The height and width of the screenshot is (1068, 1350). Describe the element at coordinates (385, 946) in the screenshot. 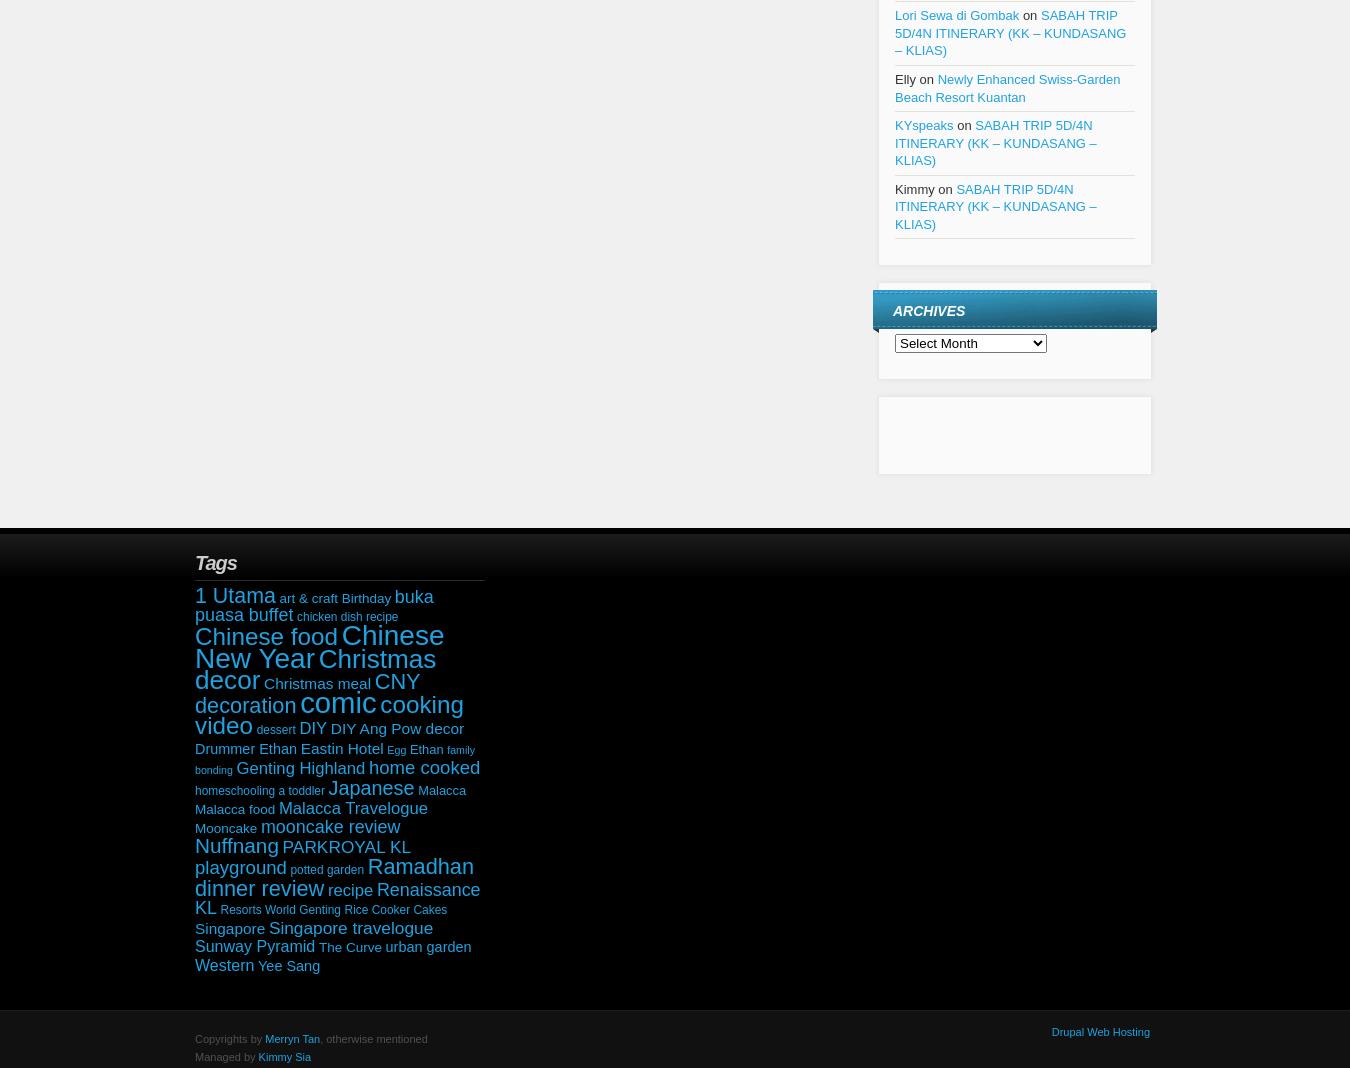

I see `'urban garden'` at that location.